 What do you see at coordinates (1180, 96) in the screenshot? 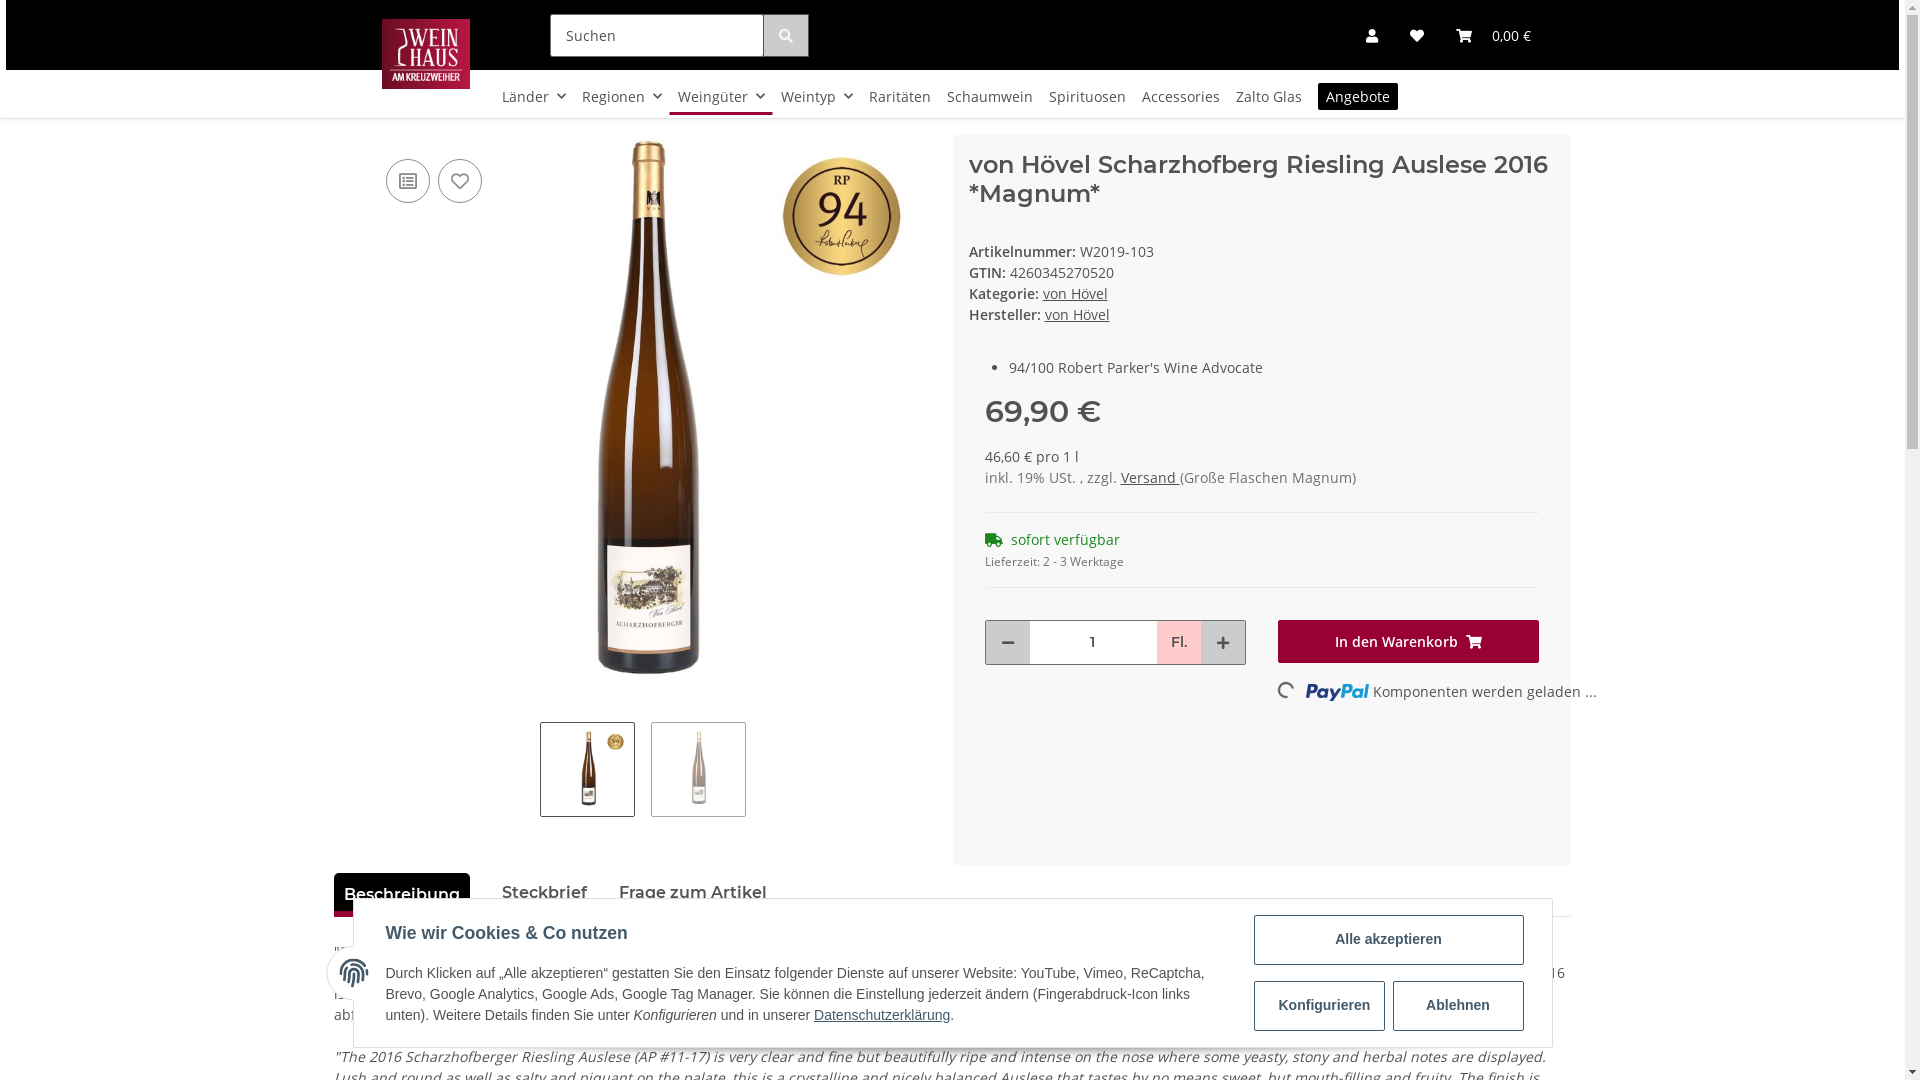
I see `'Accessories'` at bounding box center [1180, 96].